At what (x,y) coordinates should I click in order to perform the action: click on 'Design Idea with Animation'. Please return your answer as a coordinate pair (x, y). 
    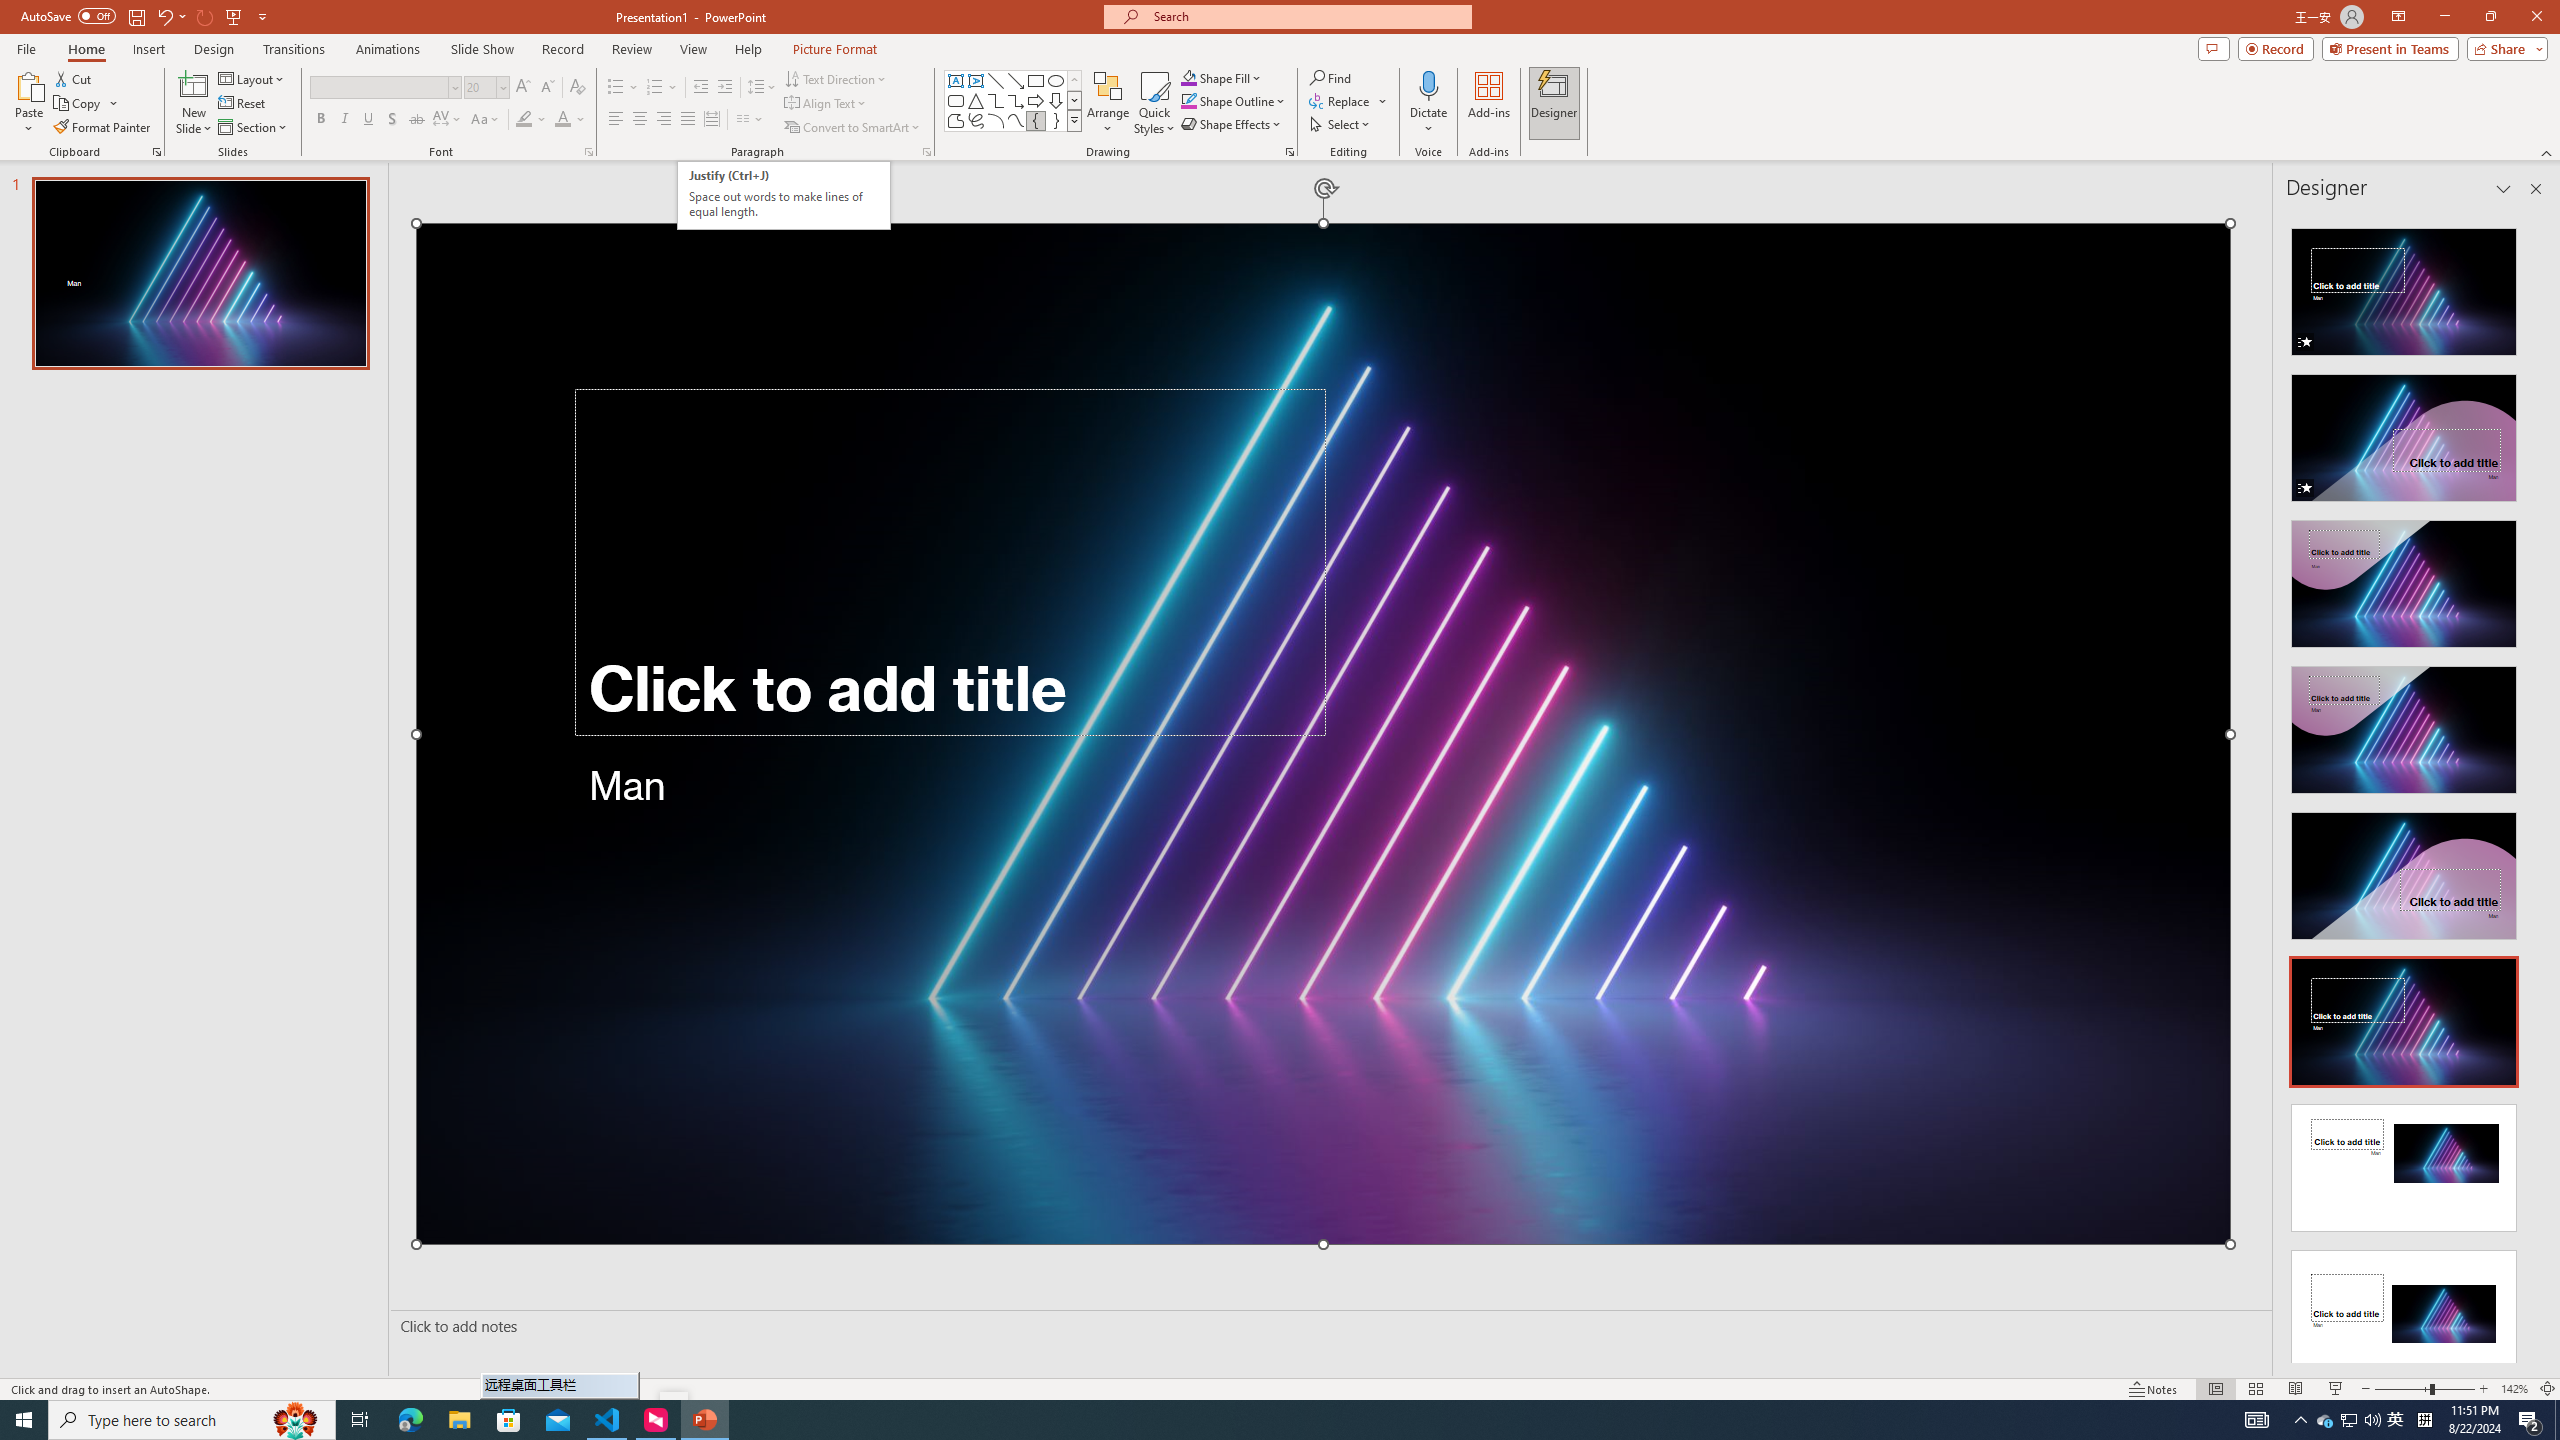
    Looking at the image, I should click on (2402, 432).